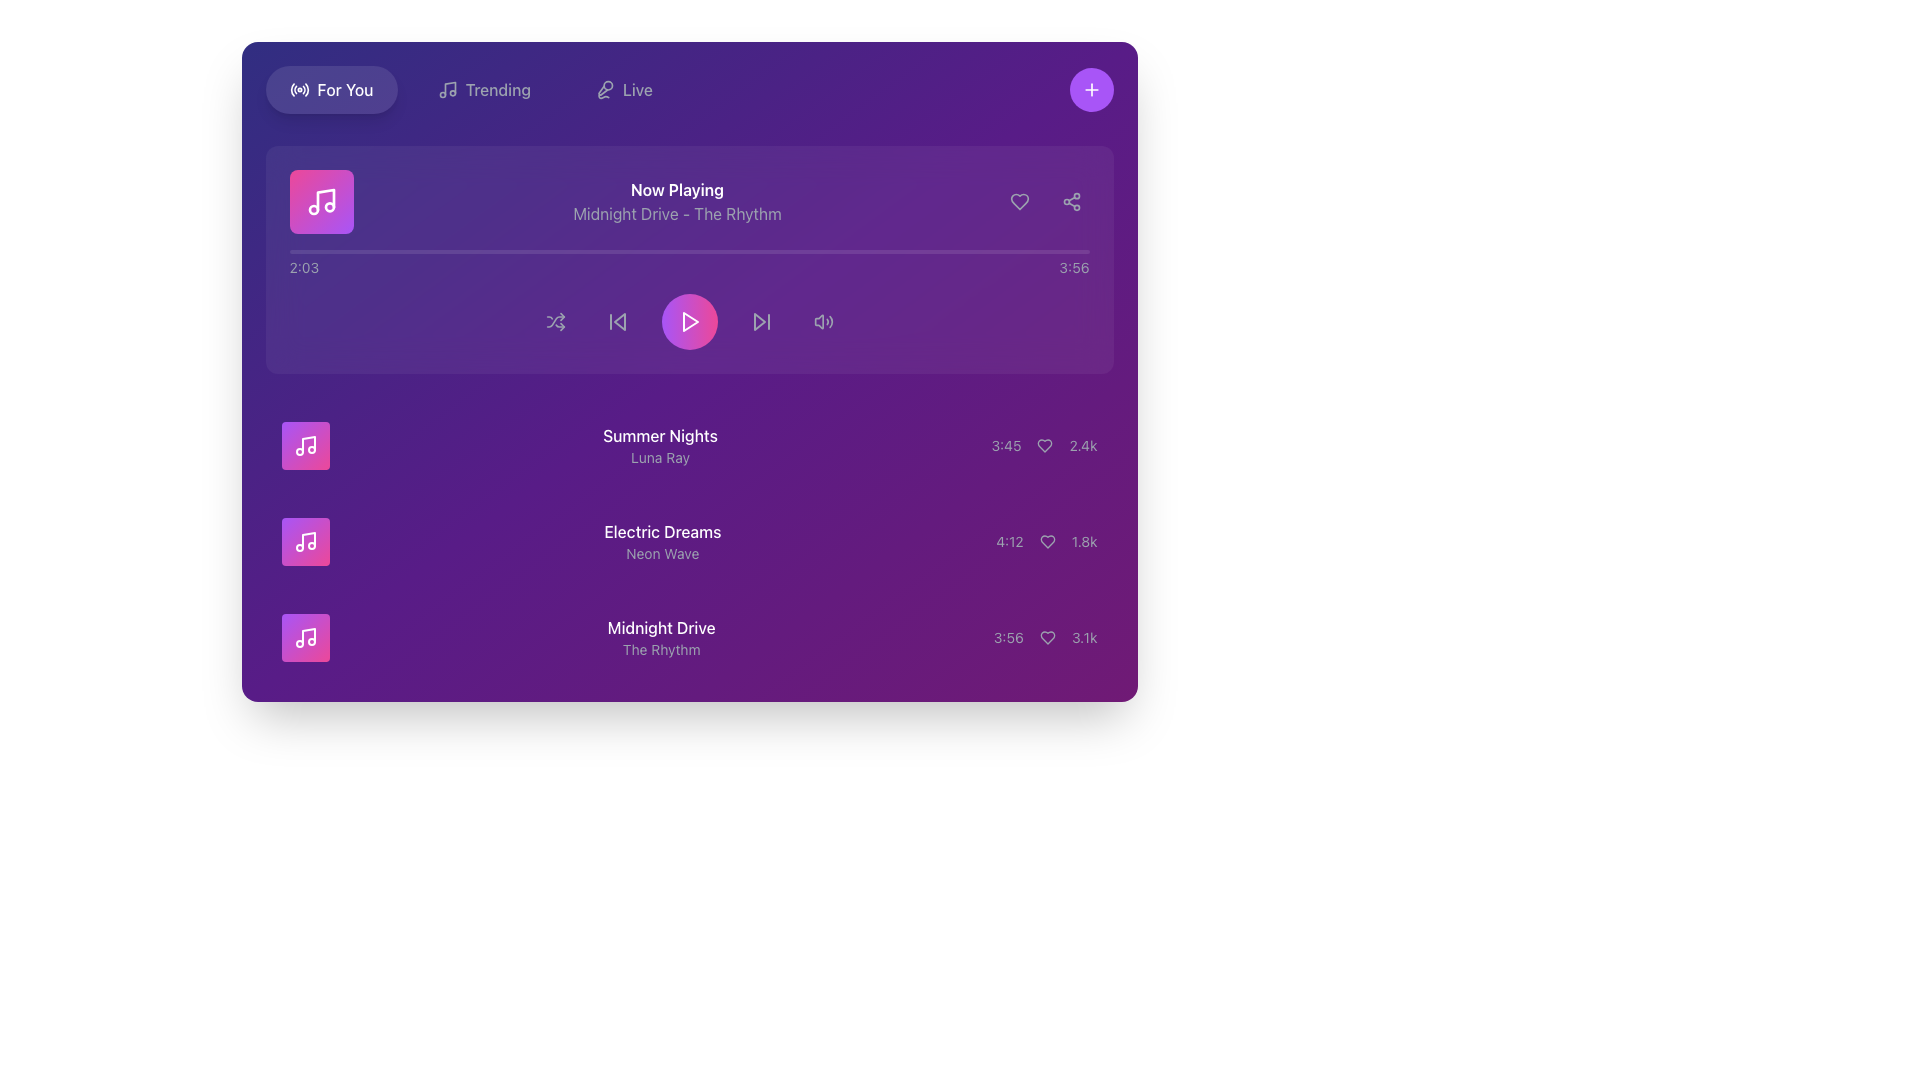 This screenshot has height=1080, width=1920. I want to click on the second list item entry displaying the song 'Electric Dreams' by 'Neon Wave', which includes multiple data fields and icons, so click(689, 542).